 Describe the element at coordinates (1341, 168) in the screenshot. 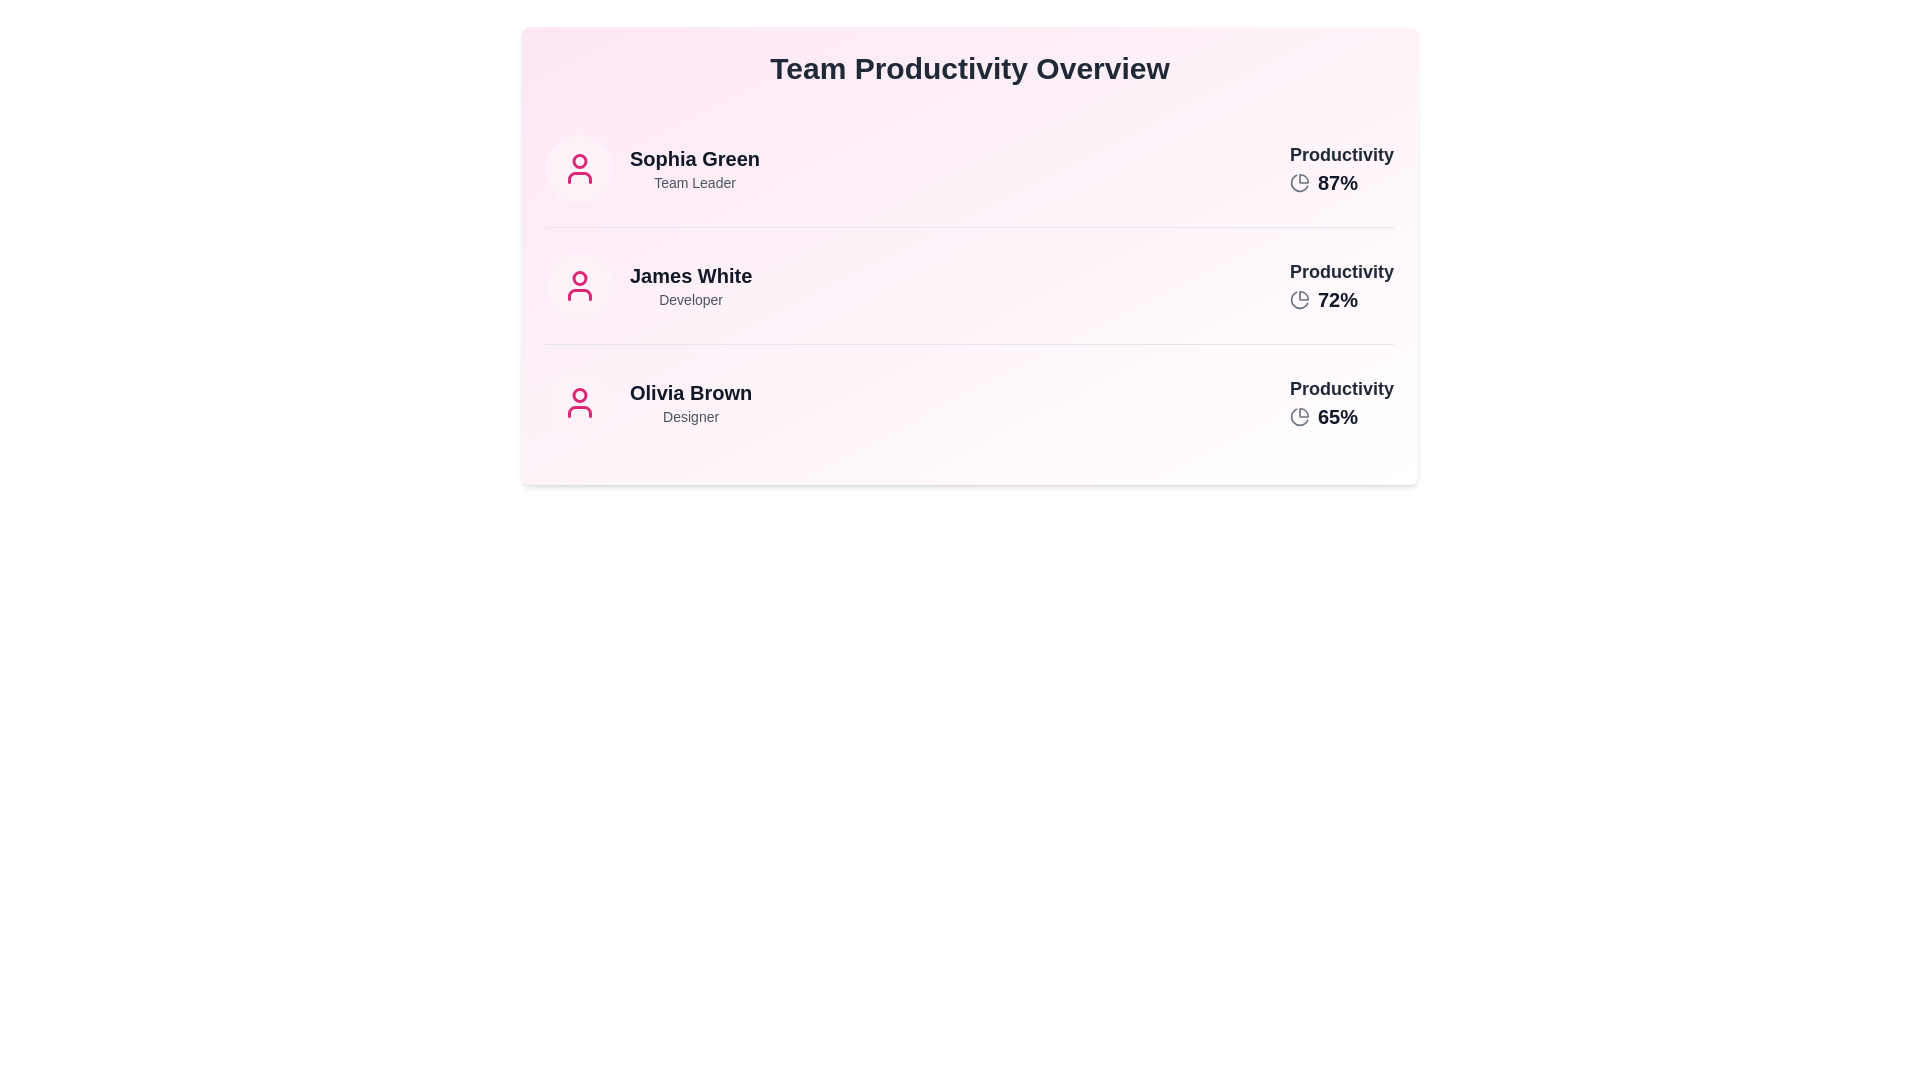

I see `text '87%' displayed in the Statistic Display for 'Productivity' under 'Sophia Green' in the Team Productivity Overview card` at that location.